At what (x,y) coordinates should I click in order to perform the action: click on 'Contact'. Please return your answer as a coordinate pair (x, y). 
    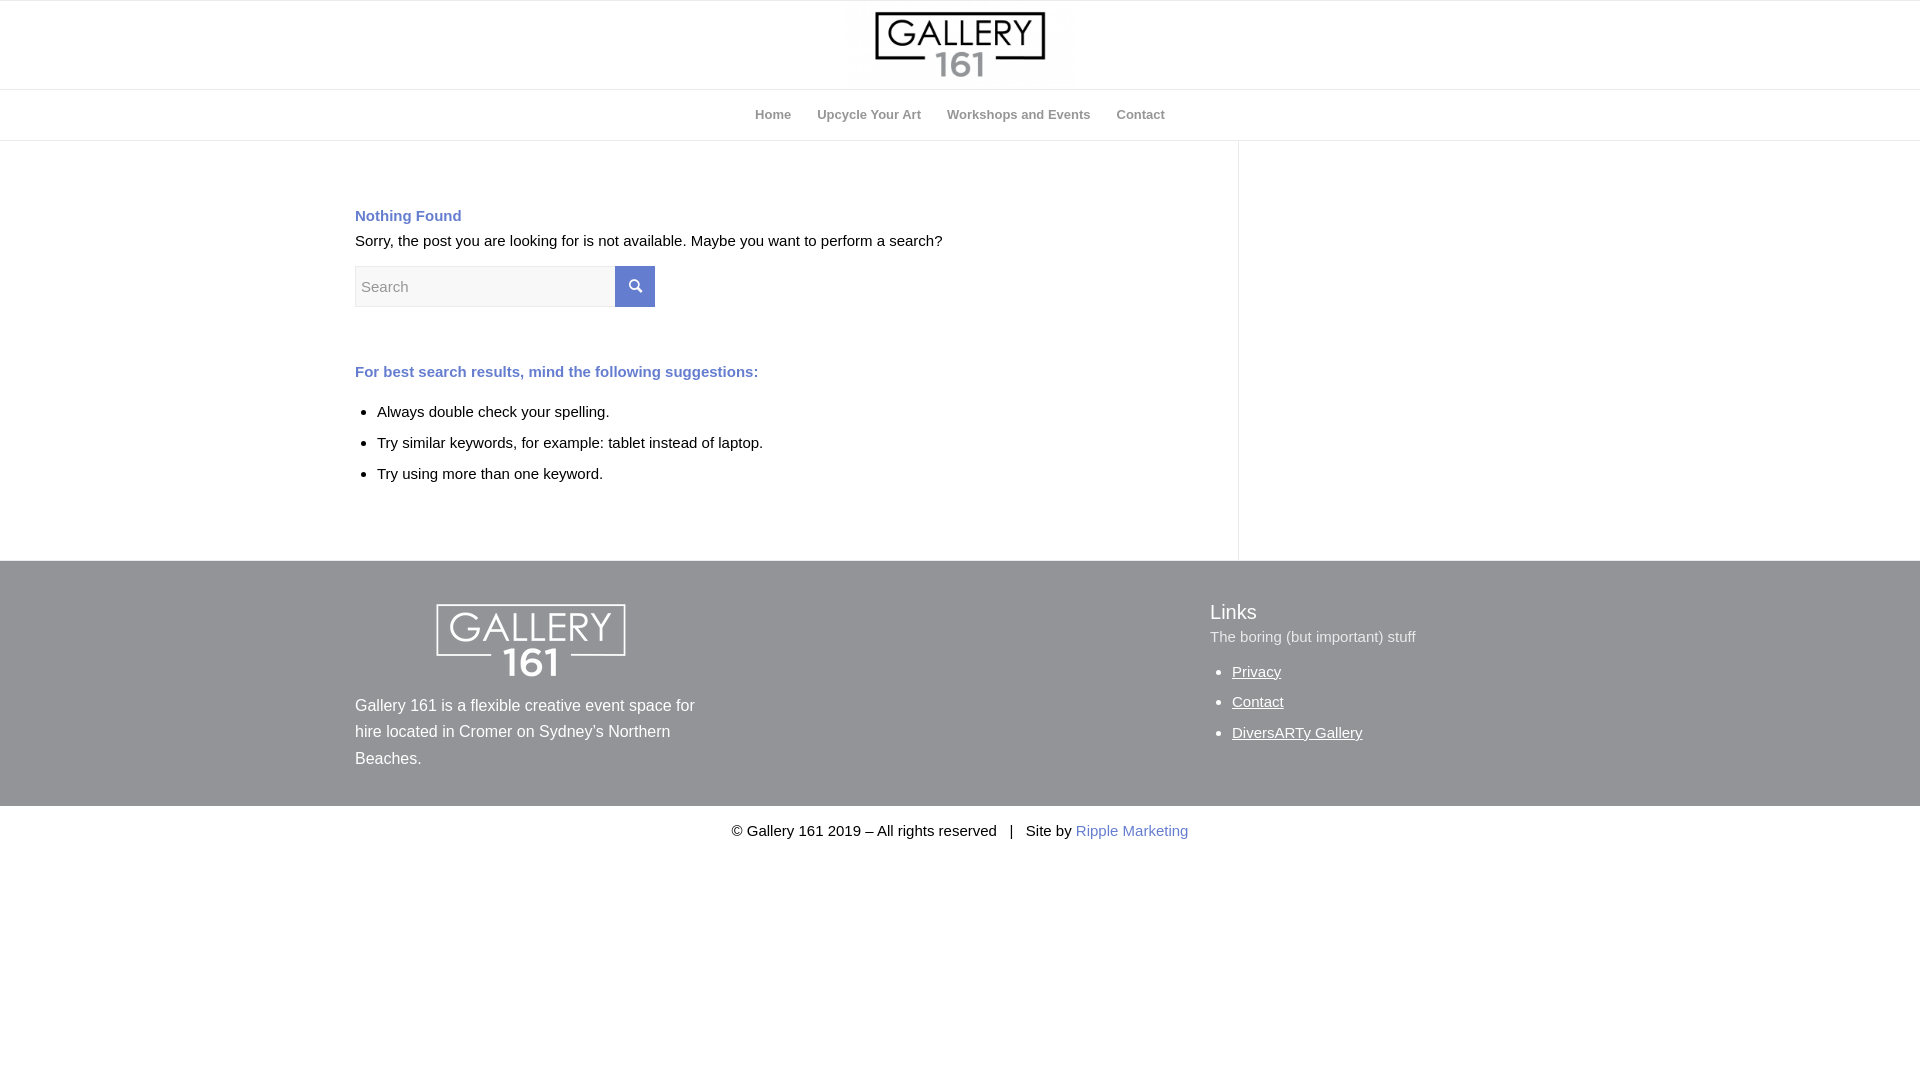
    Looking at the image, I should click on (1231, 700).